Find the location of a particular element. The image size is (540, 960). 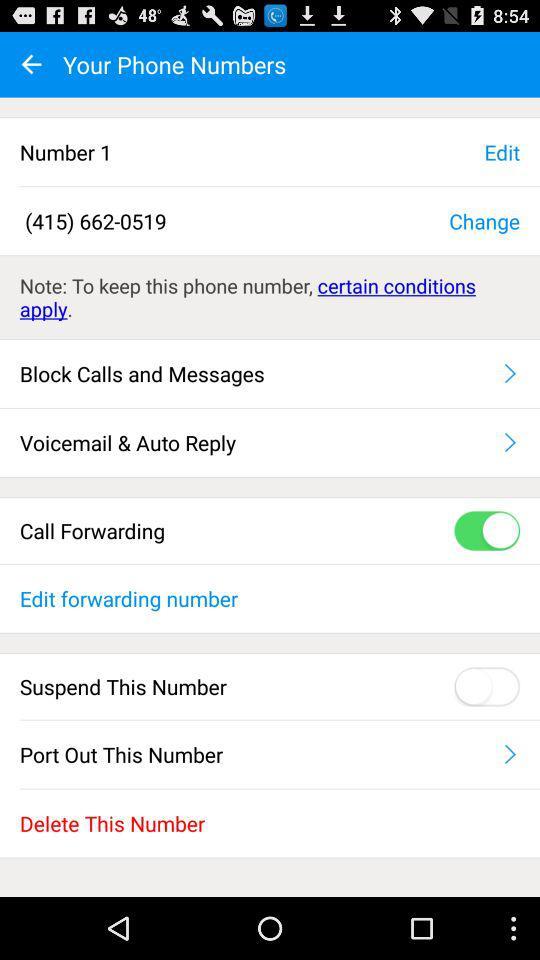

the change app is located at coordinates (483, 220).